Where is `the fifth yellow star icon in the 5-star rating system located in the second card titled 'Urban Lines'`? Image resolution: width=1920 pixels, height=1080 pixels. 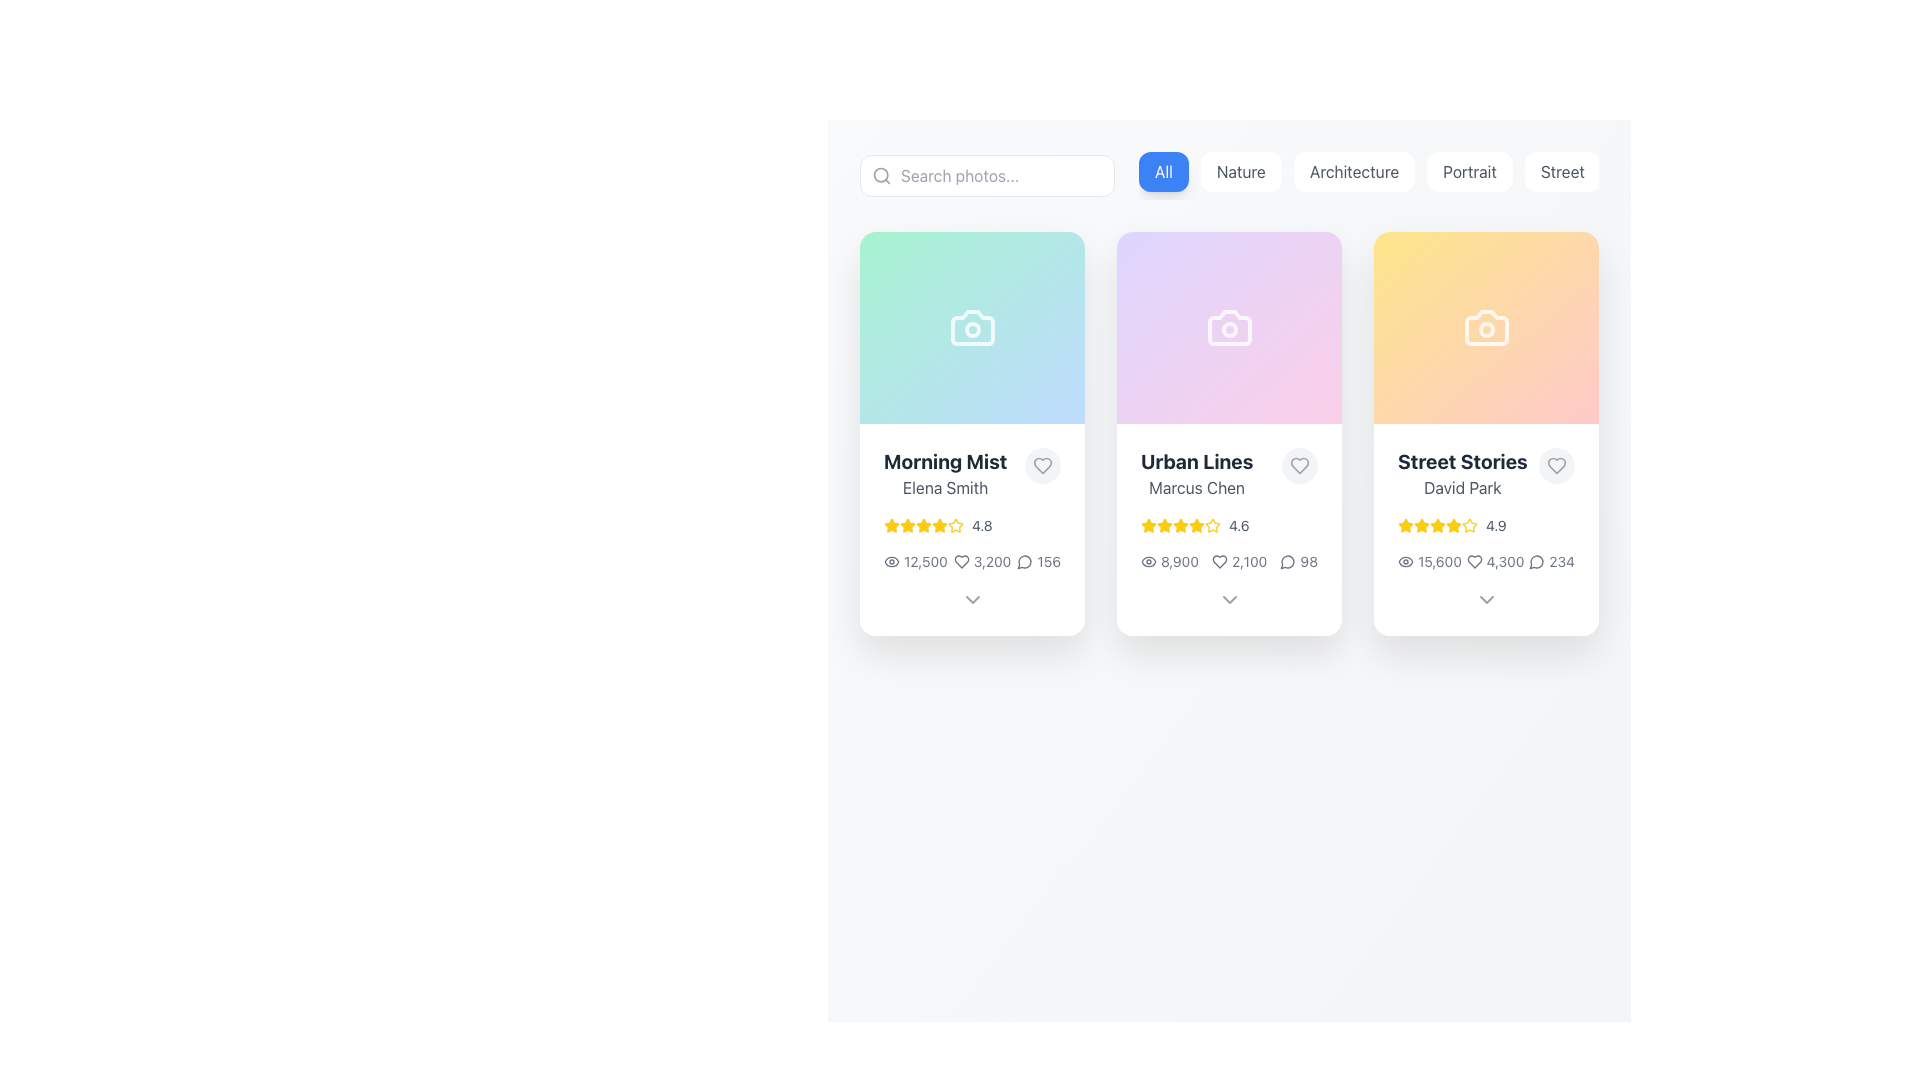 the fifth yellow star icon in the 5-star rating system located in the second card titled 'Urban Lines' is located at coordinates (1196, 524).